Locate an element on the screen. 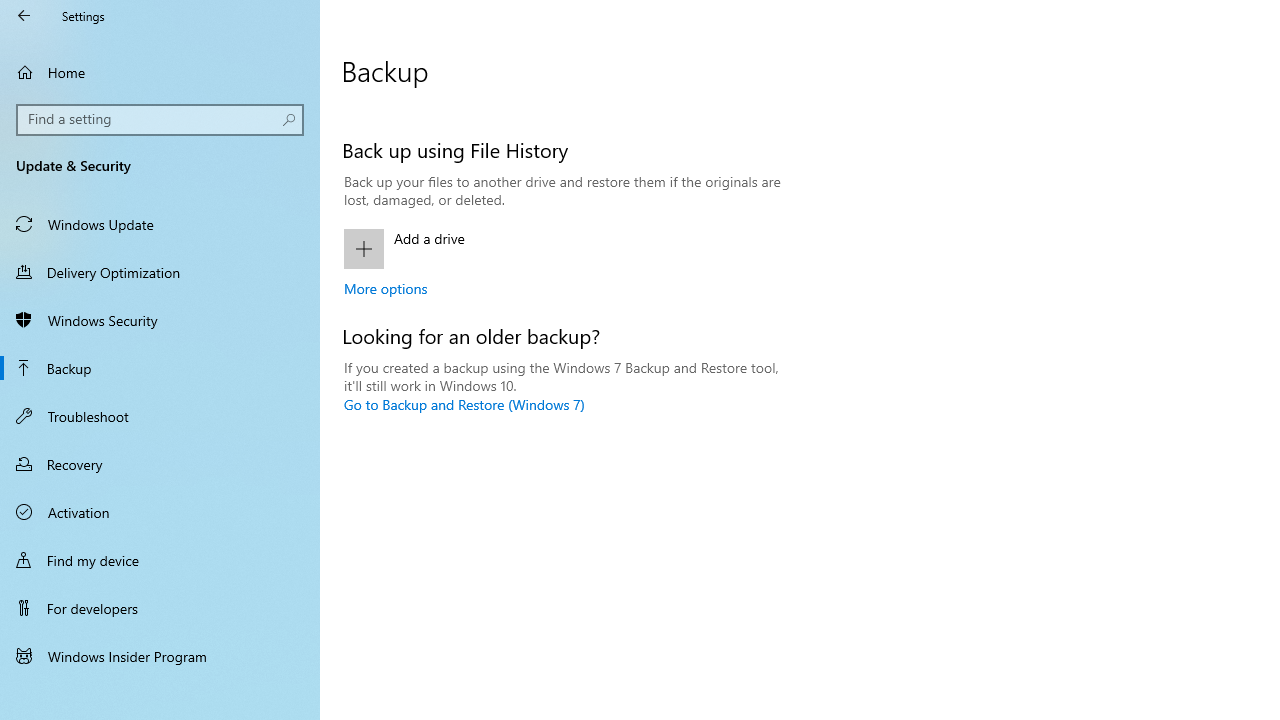  'Activation' is located at coordinates (160, 510).